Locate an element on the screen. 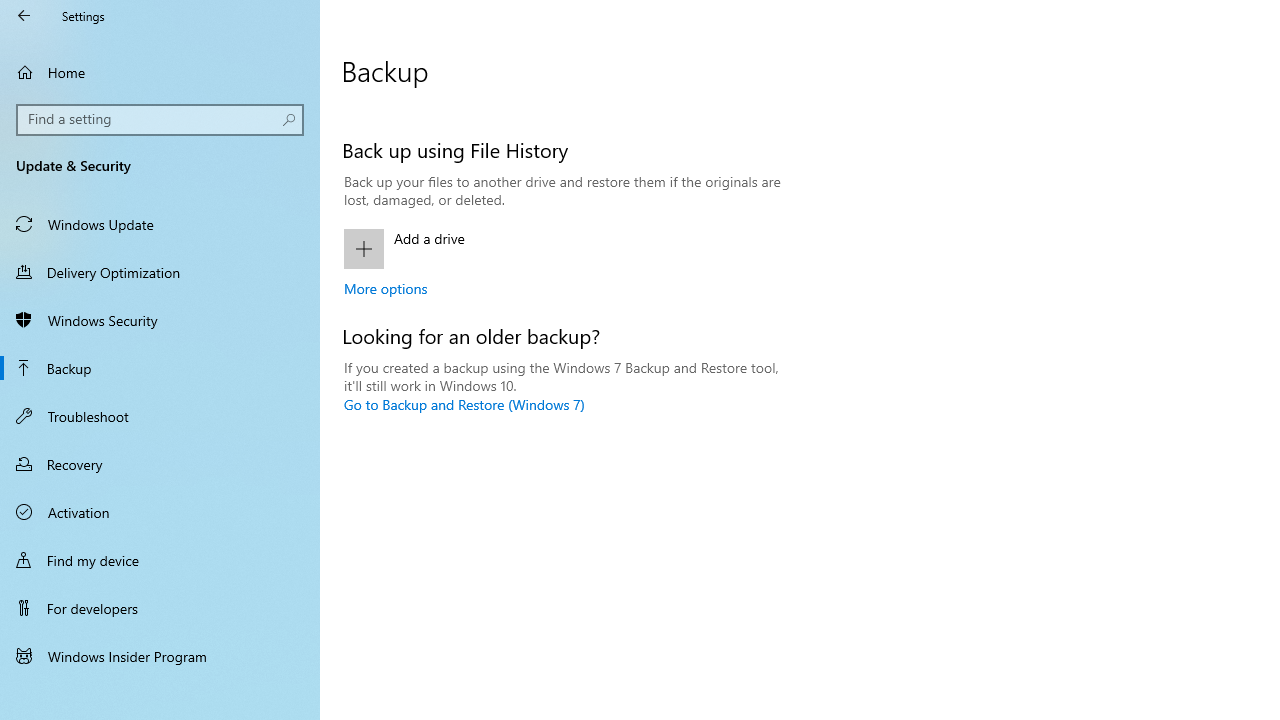  'Activation' is located at coordinates (160, 510).